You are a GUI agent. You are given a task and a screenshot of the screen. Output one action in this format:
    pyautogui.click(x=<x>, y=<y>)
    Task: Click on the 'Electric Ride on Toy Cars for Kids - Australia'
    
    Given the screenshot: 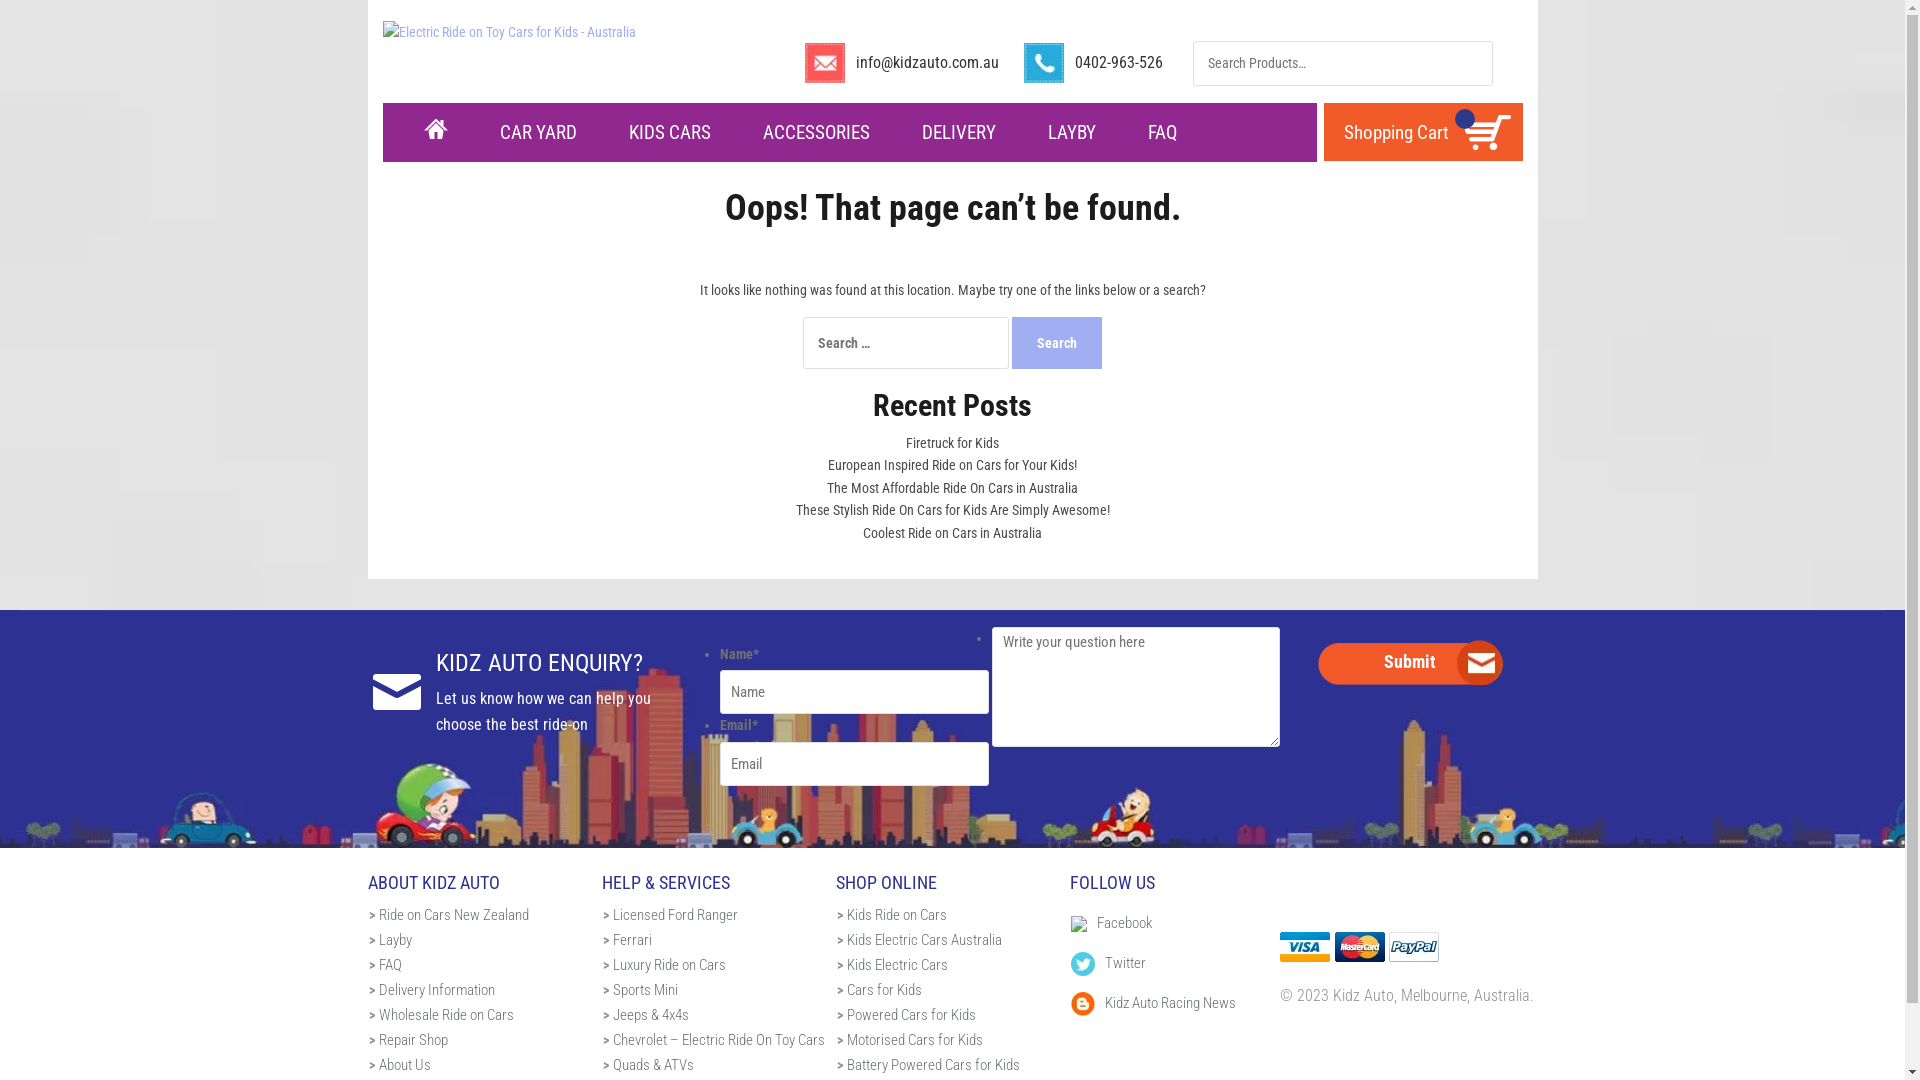 What is the action you would take?
    pyautogui.click(x=508, y=30)
    